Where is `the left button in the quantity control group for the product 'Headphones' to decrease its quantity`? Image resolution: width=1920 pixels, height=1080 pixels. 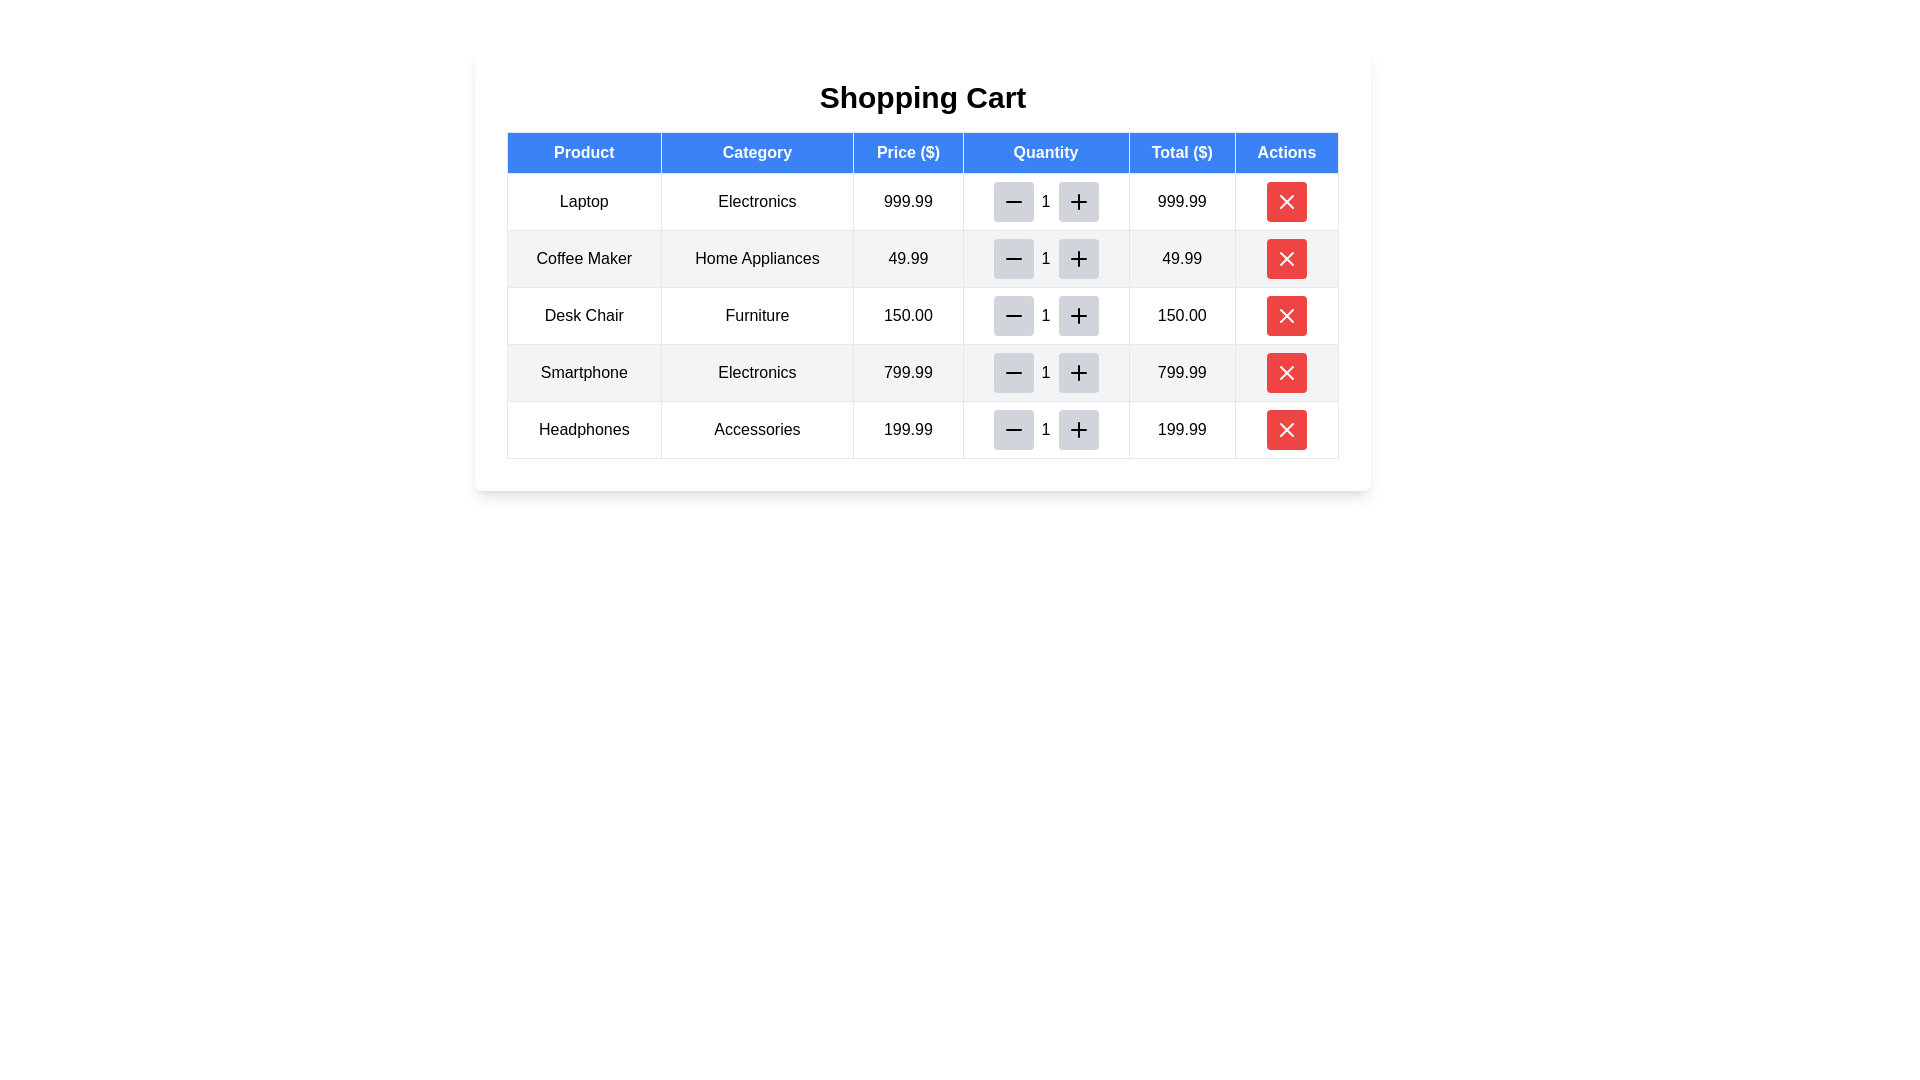 the left button in the quantity control group for the product 'Headphones' to decrease its quantity is located at coordinates (1013, 428).